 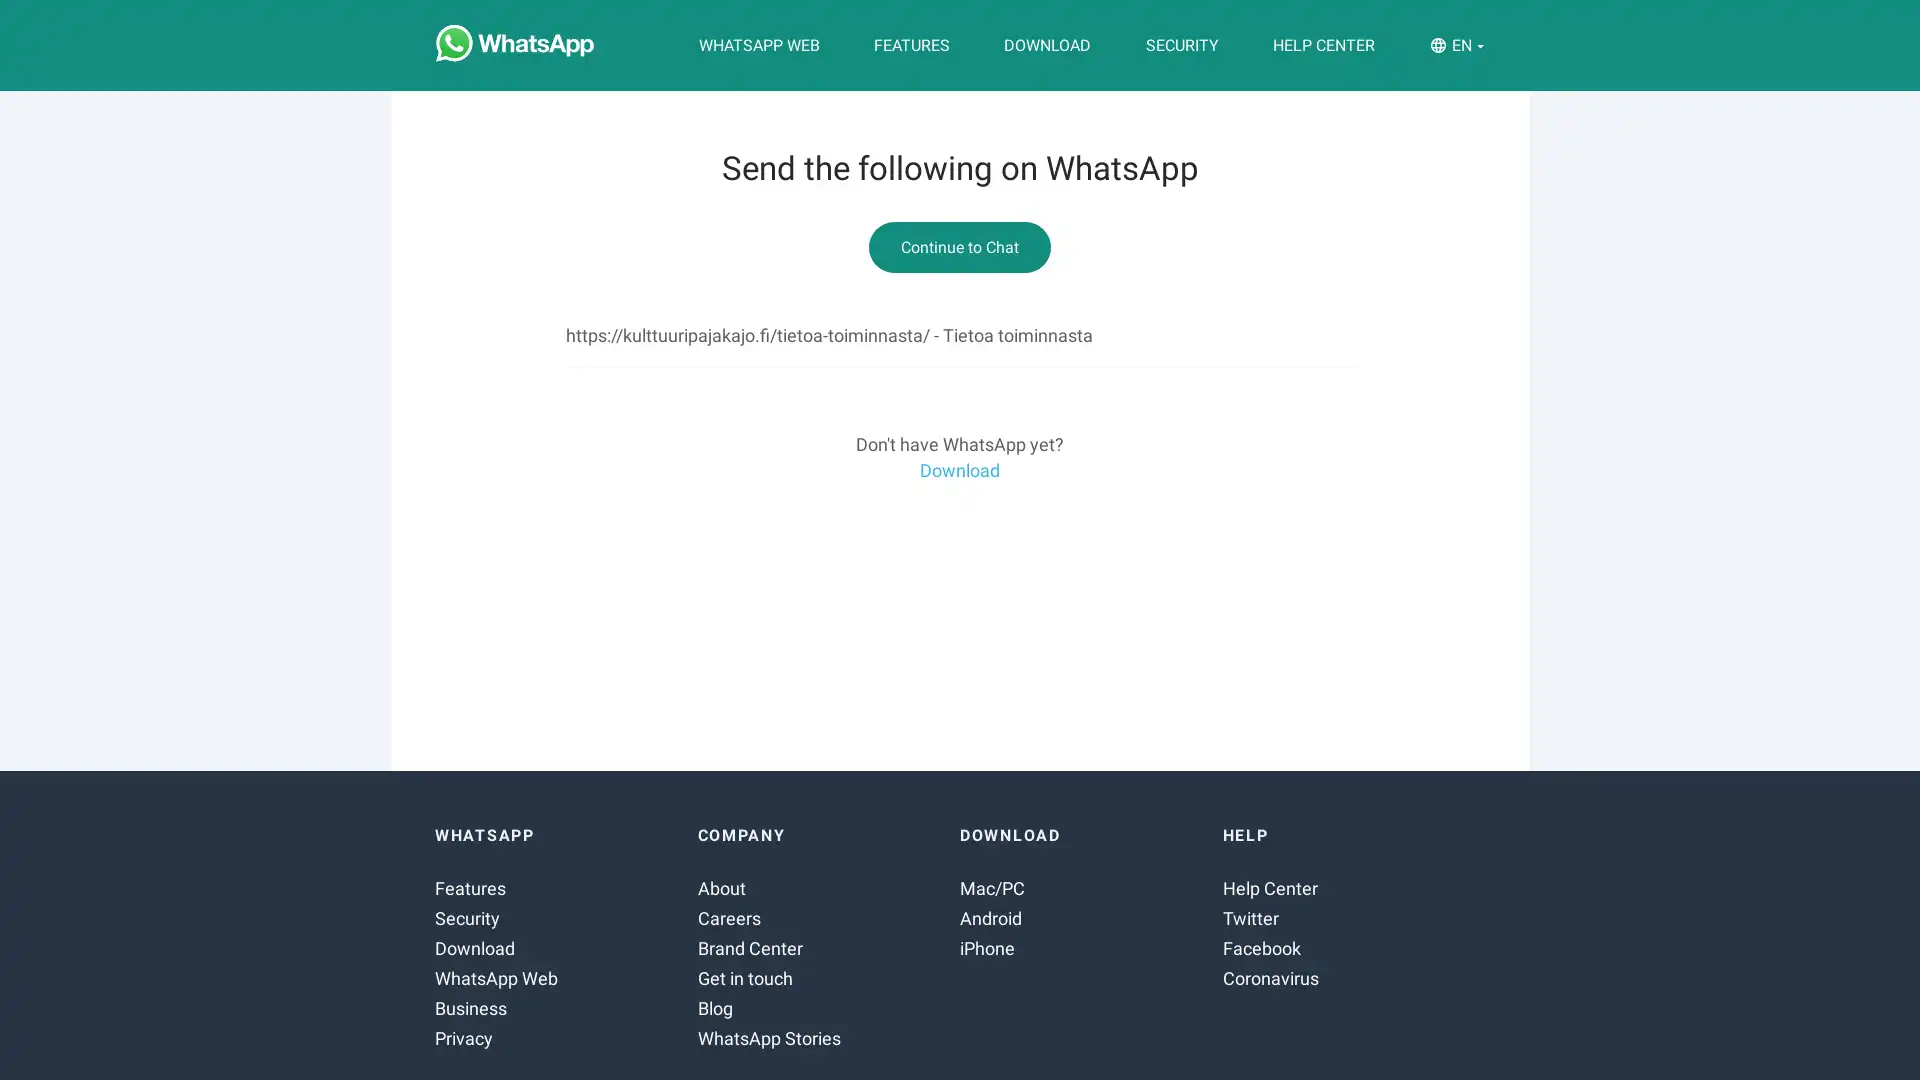 What do you see at coordinates (1457, 45) in the screenshot?
I see `EN` at bounding box center [1457, 45].